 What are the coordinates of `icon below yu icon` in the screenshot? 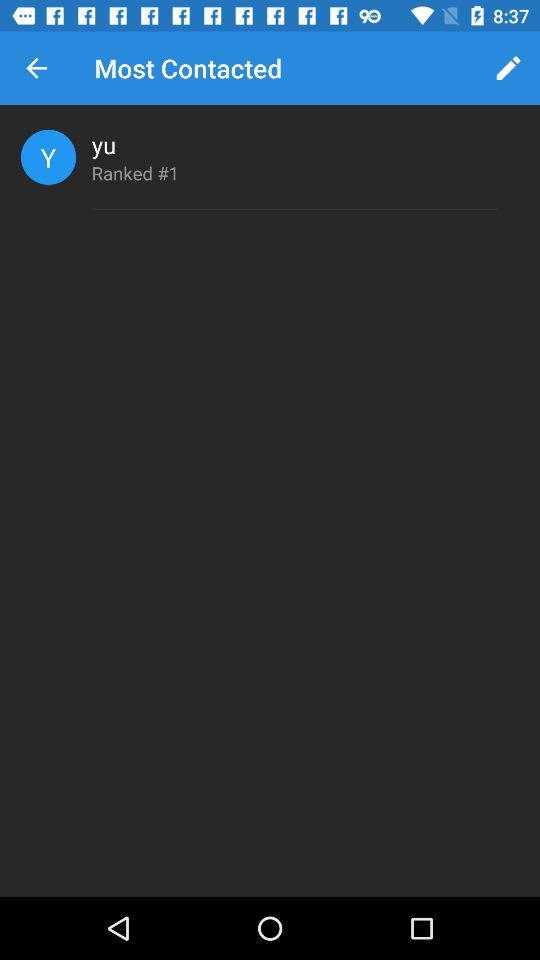 It's located at (135, 172).